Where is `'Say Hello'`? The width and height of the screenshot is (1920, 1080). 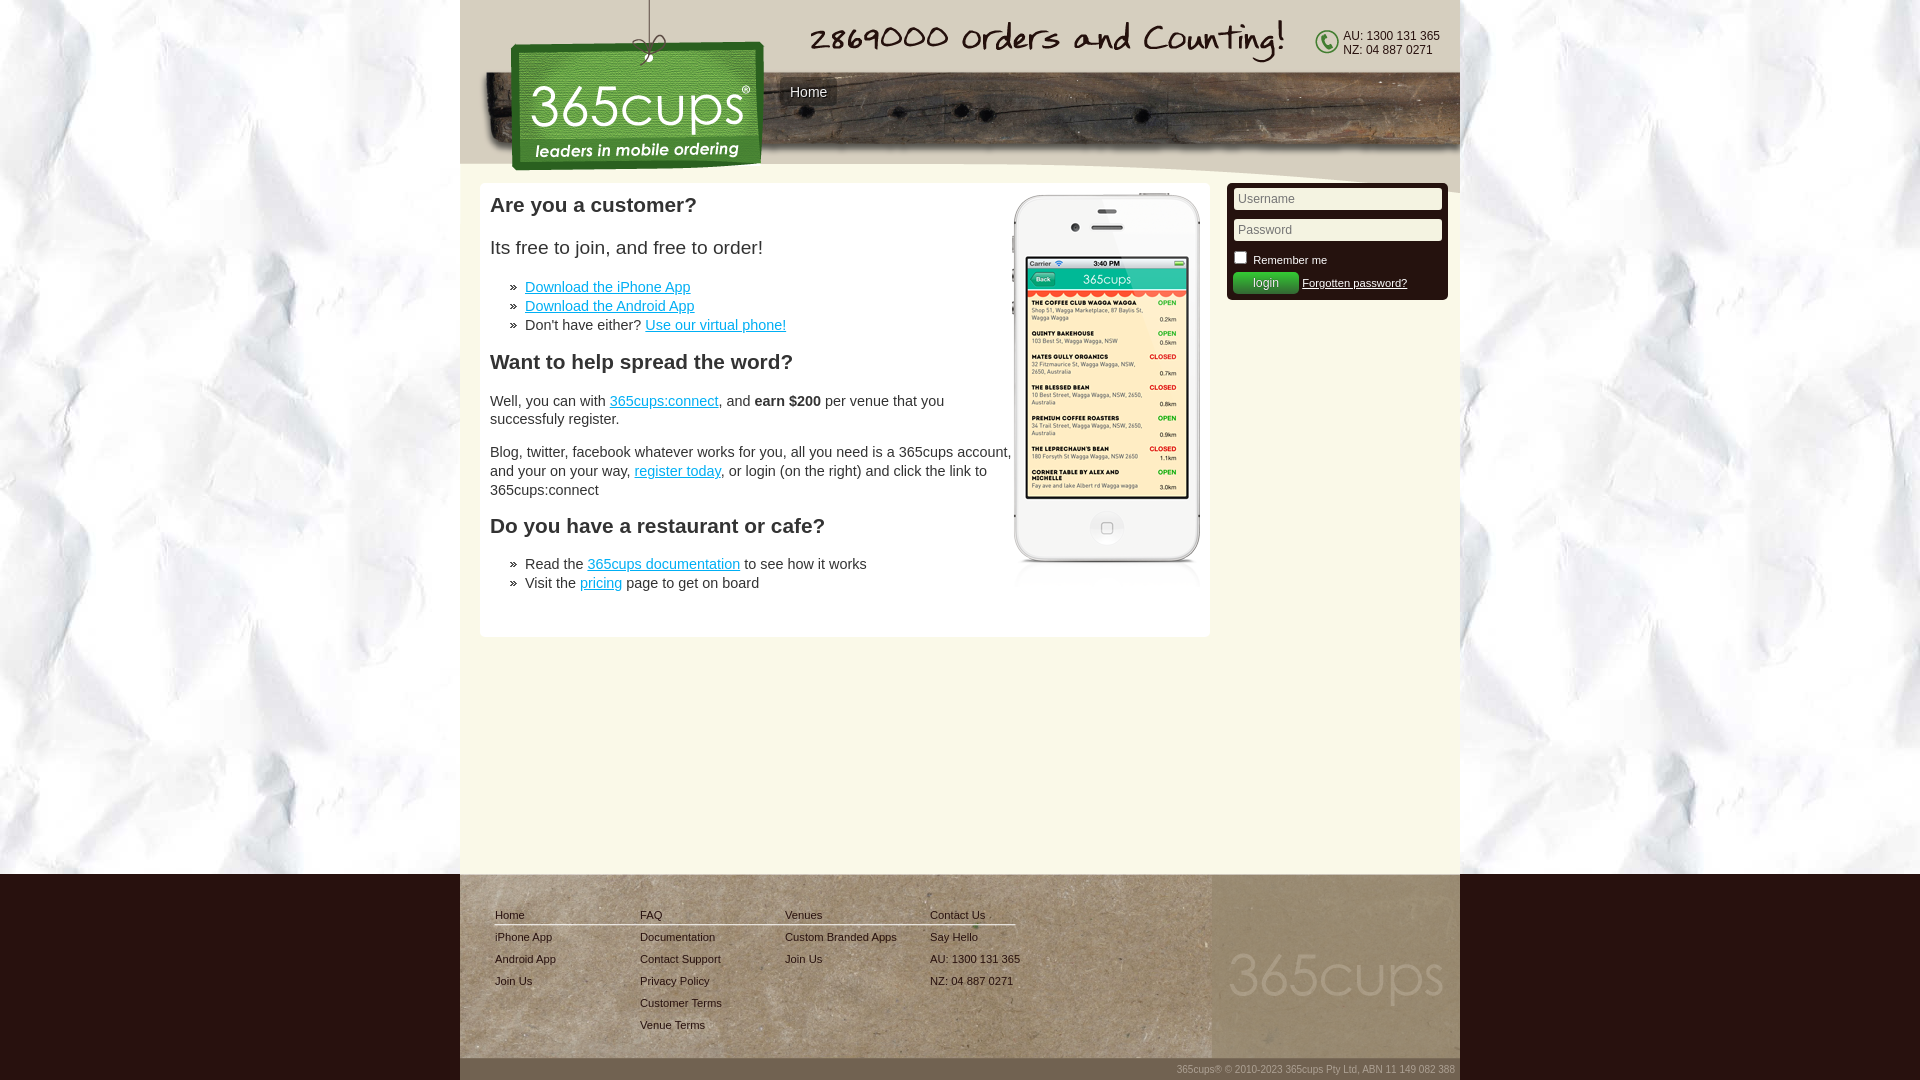 'Say Hello' is located at coordinates (974, 937).